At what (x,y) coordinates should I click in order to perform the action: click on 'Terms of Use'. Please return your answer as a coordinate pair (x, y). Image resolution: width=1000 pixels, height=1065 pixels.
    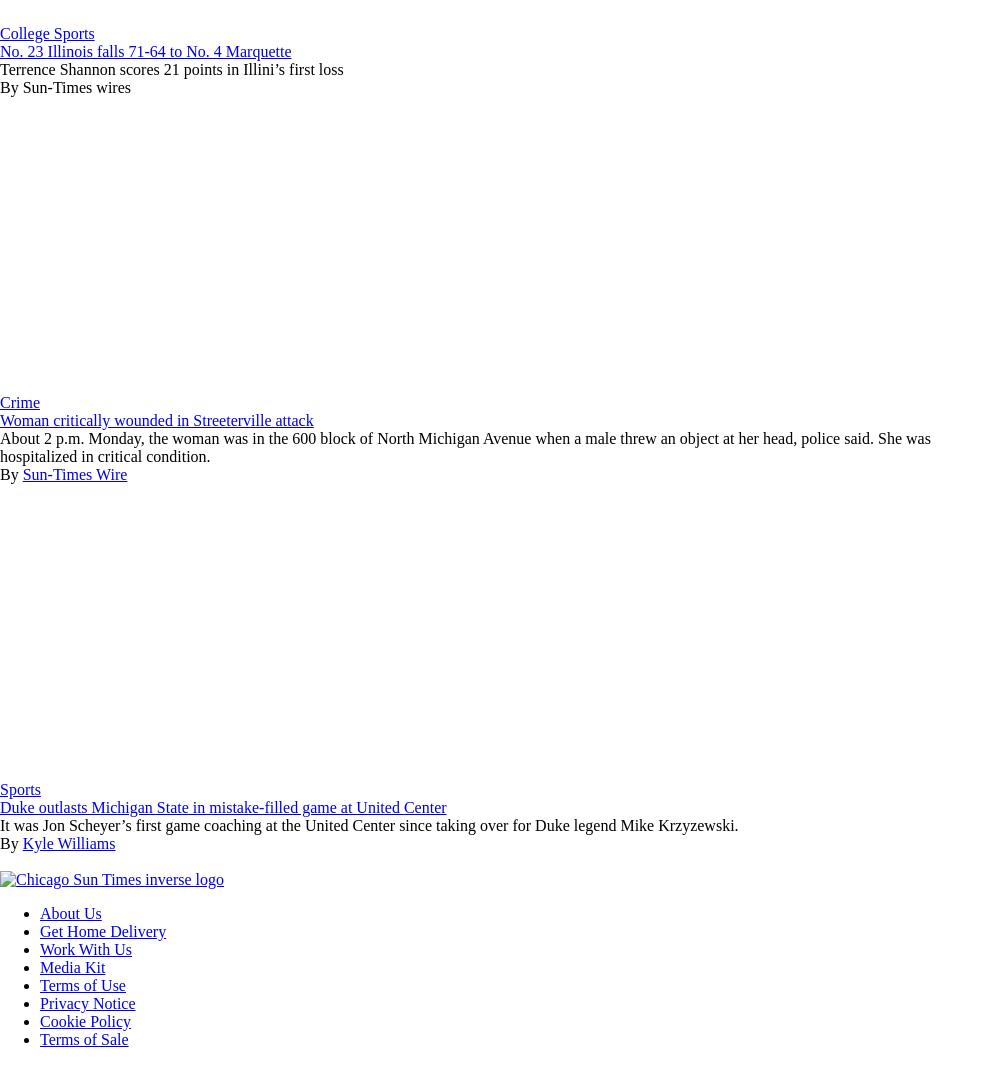
    Looking at the image, I should click on (81, 985).